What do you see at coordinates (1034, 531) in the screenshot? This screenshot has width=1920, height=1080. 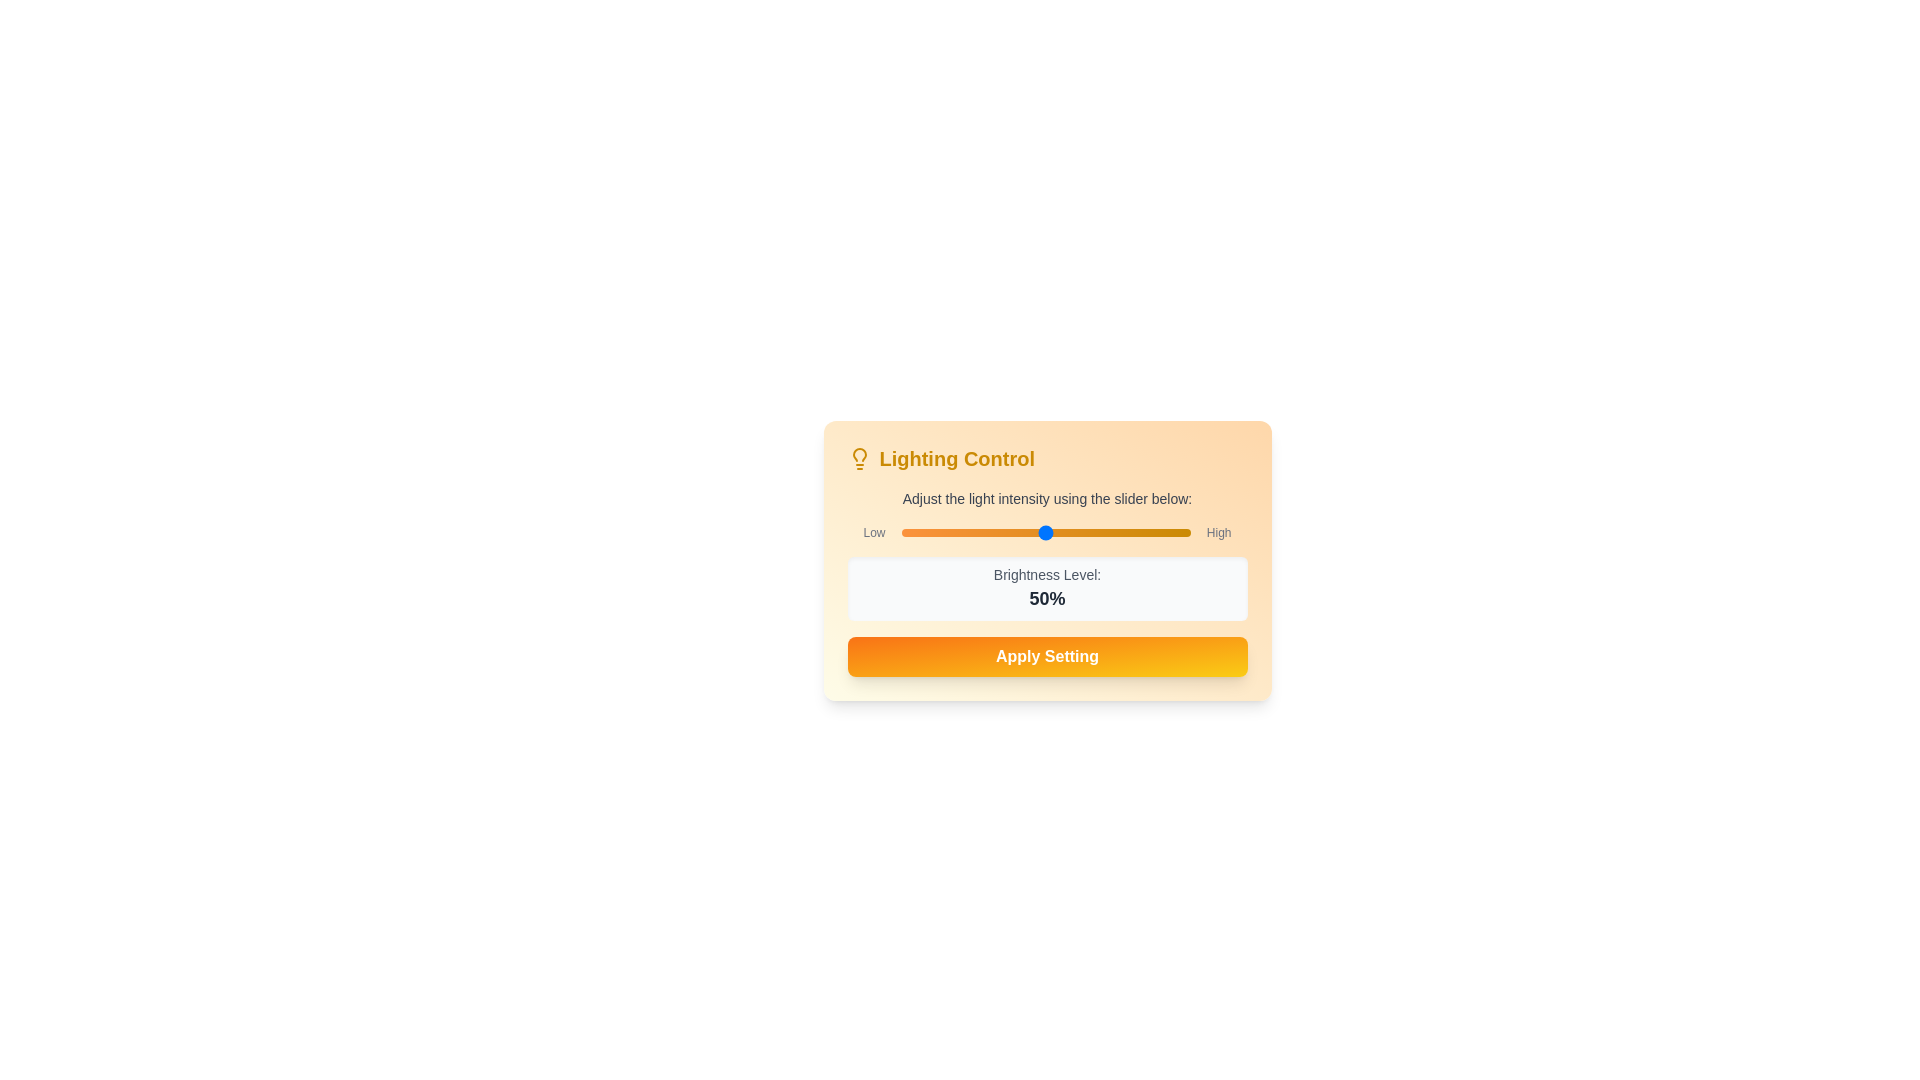 I see `brightness` at bounding box center [1034, 531].